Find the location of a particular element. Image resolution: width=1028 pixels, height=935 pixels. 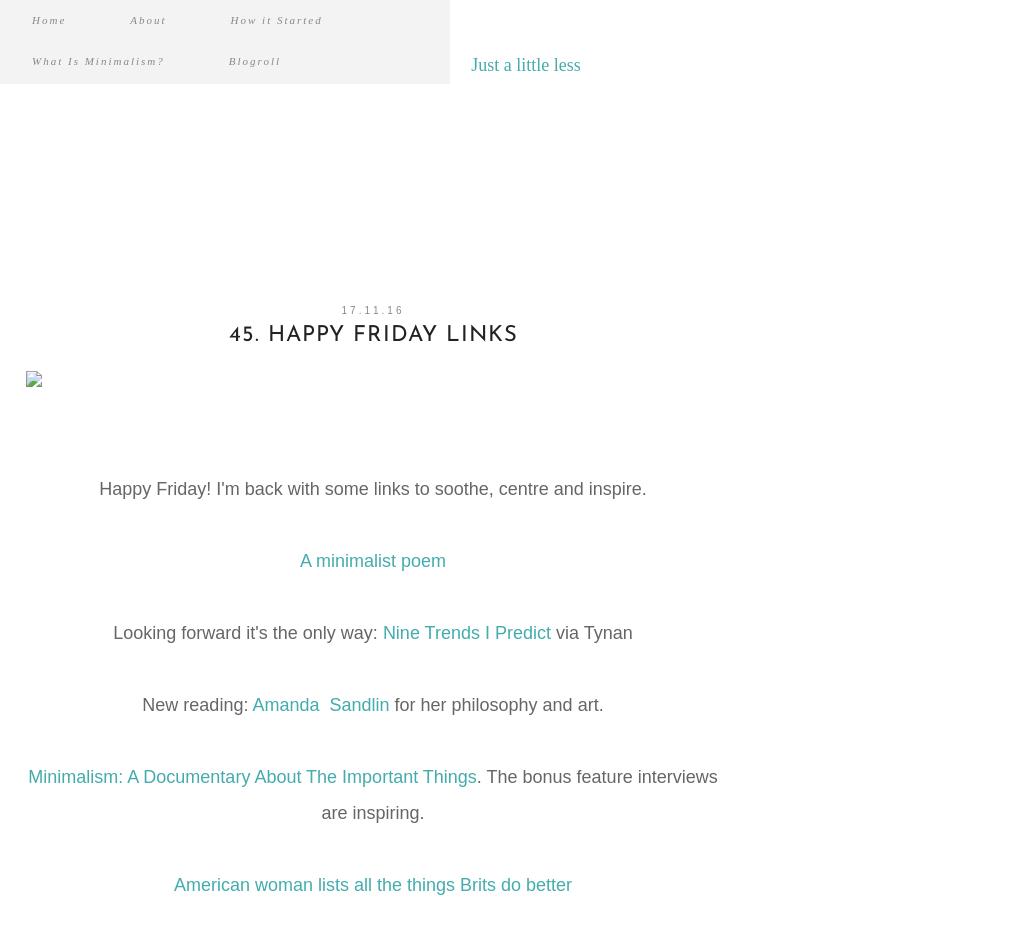

'Happy Friday! I'm back with some links to soothe, centre and inspire.' is located at coordinates (371, 489).